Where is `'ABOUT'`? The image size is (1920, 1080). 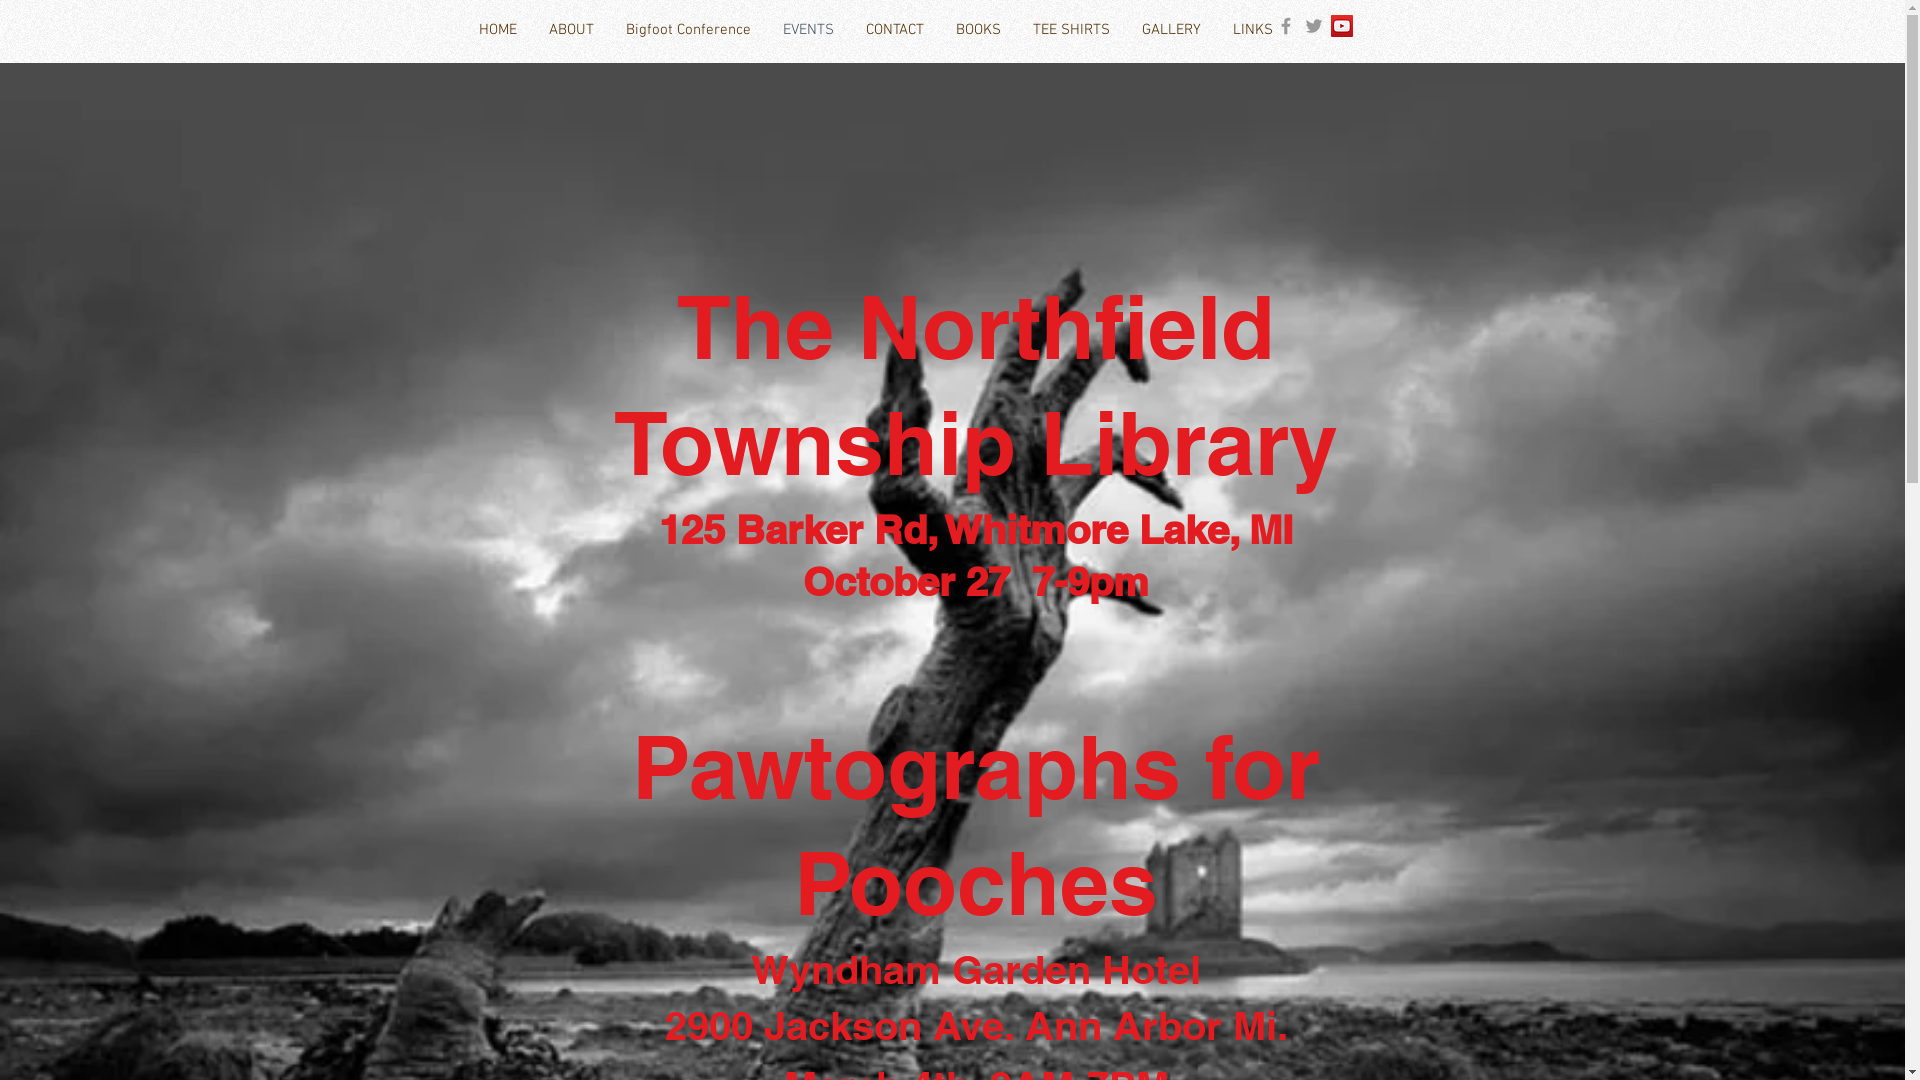
'ABOUT' is located at coordinates (569, 30).